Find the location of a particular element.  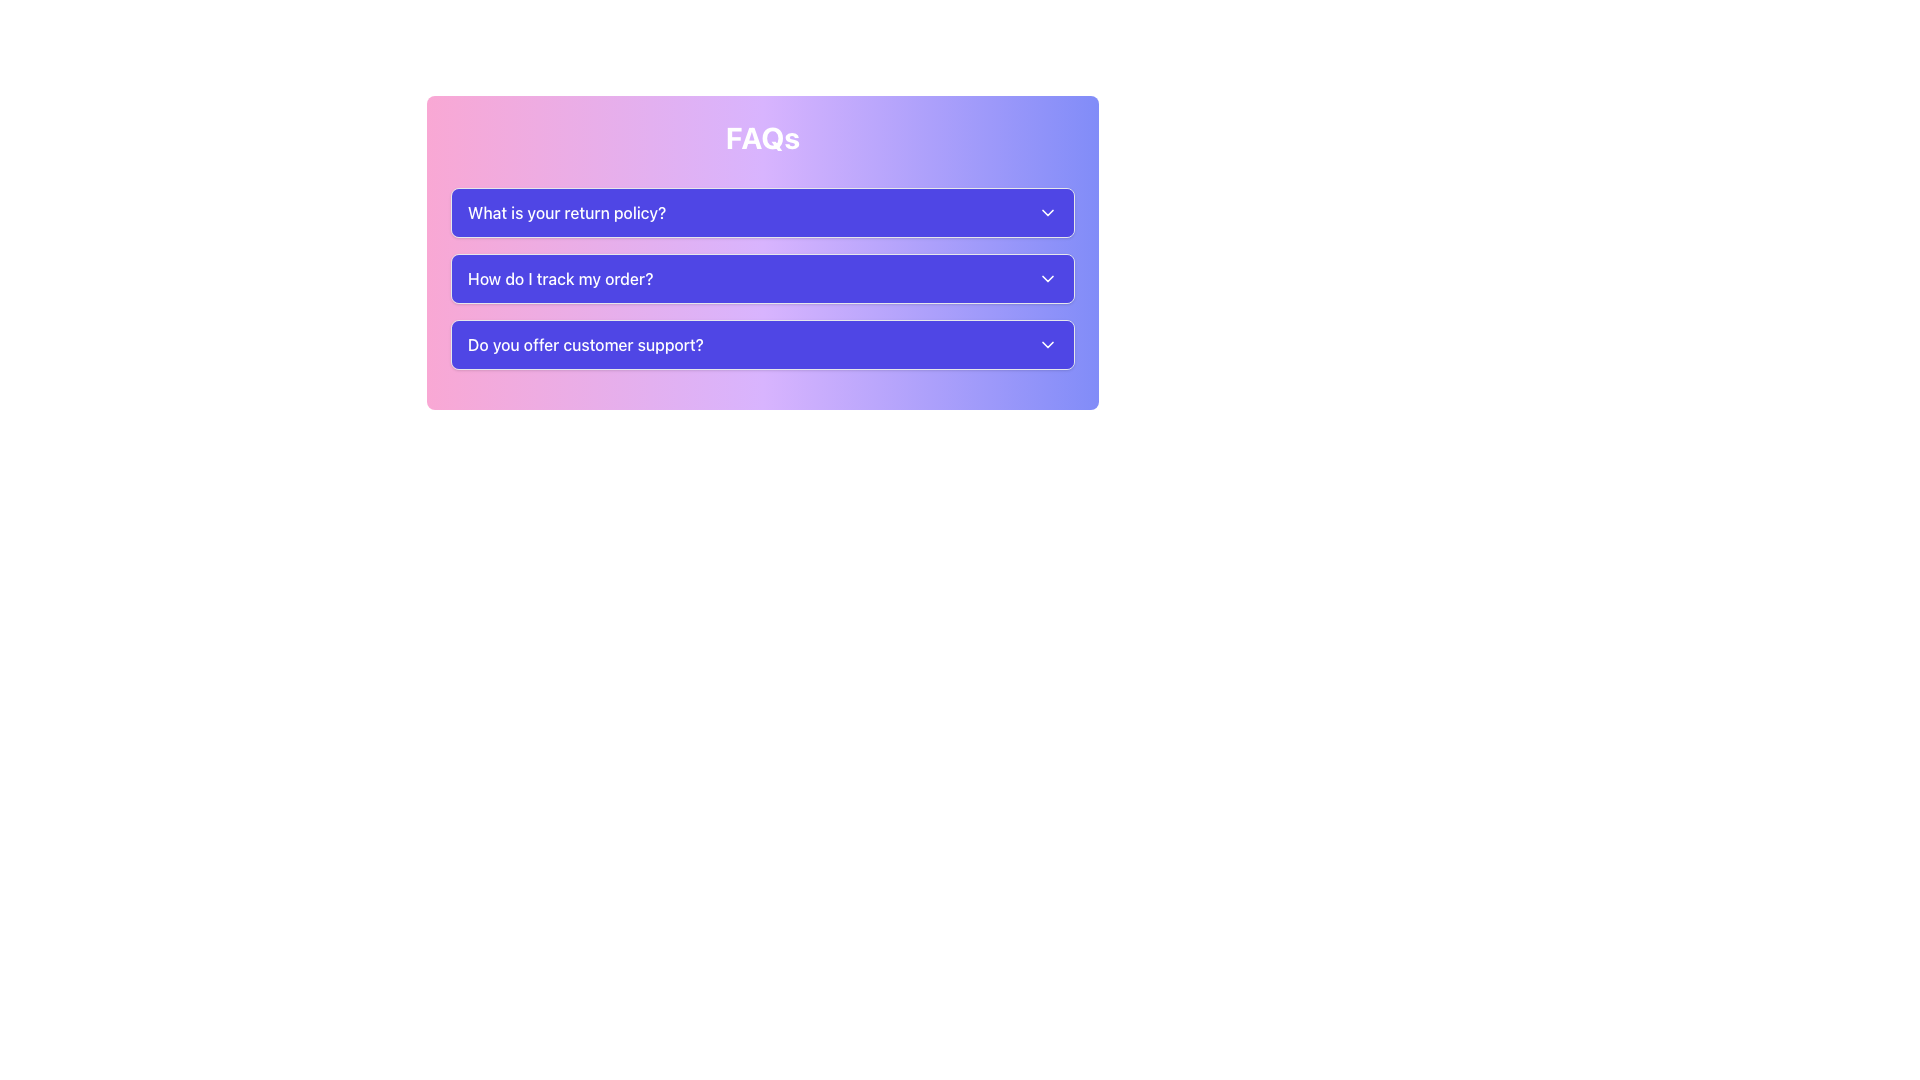

the icon located to the right of the text 'Do you offer customer support?' in the FAQ section is located at coordinates (1046, 343).